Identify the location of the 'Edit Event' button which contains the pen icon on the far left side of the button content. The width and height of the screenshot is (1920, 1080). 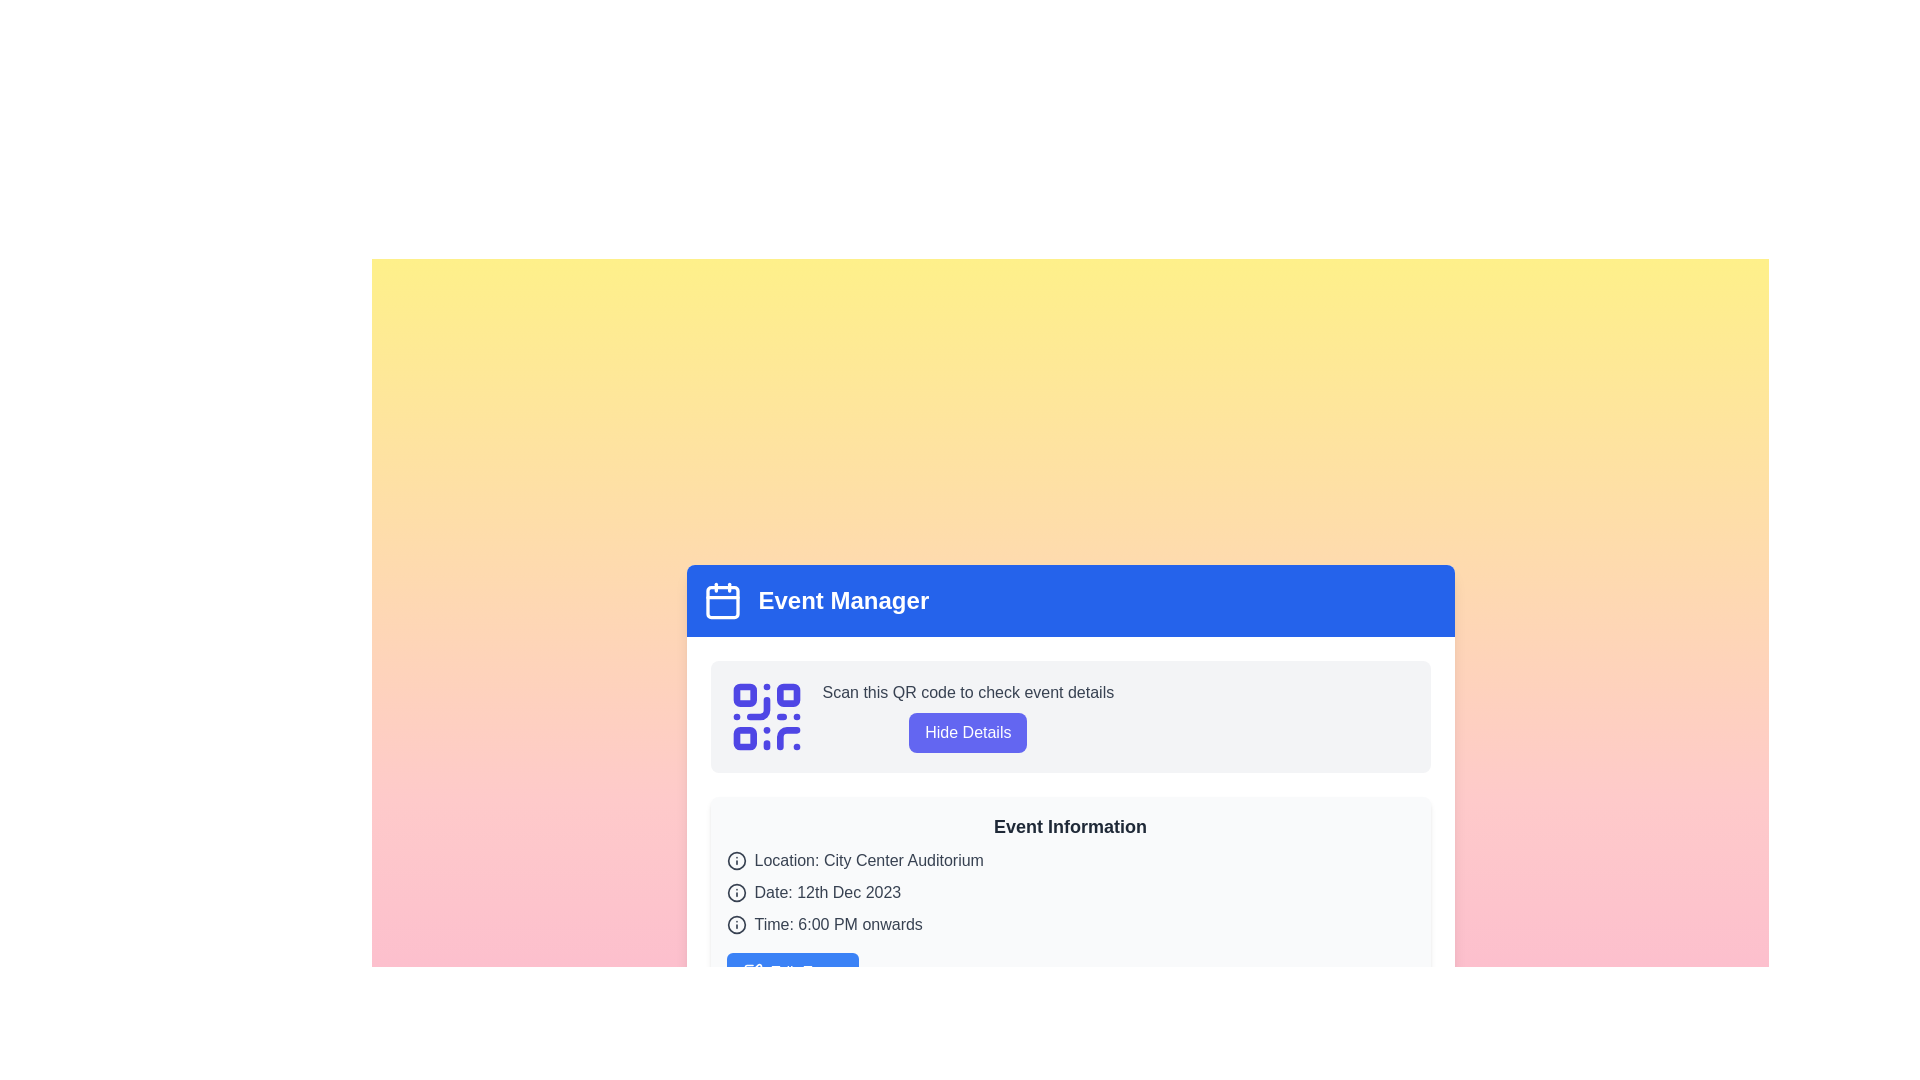
(751, 971).